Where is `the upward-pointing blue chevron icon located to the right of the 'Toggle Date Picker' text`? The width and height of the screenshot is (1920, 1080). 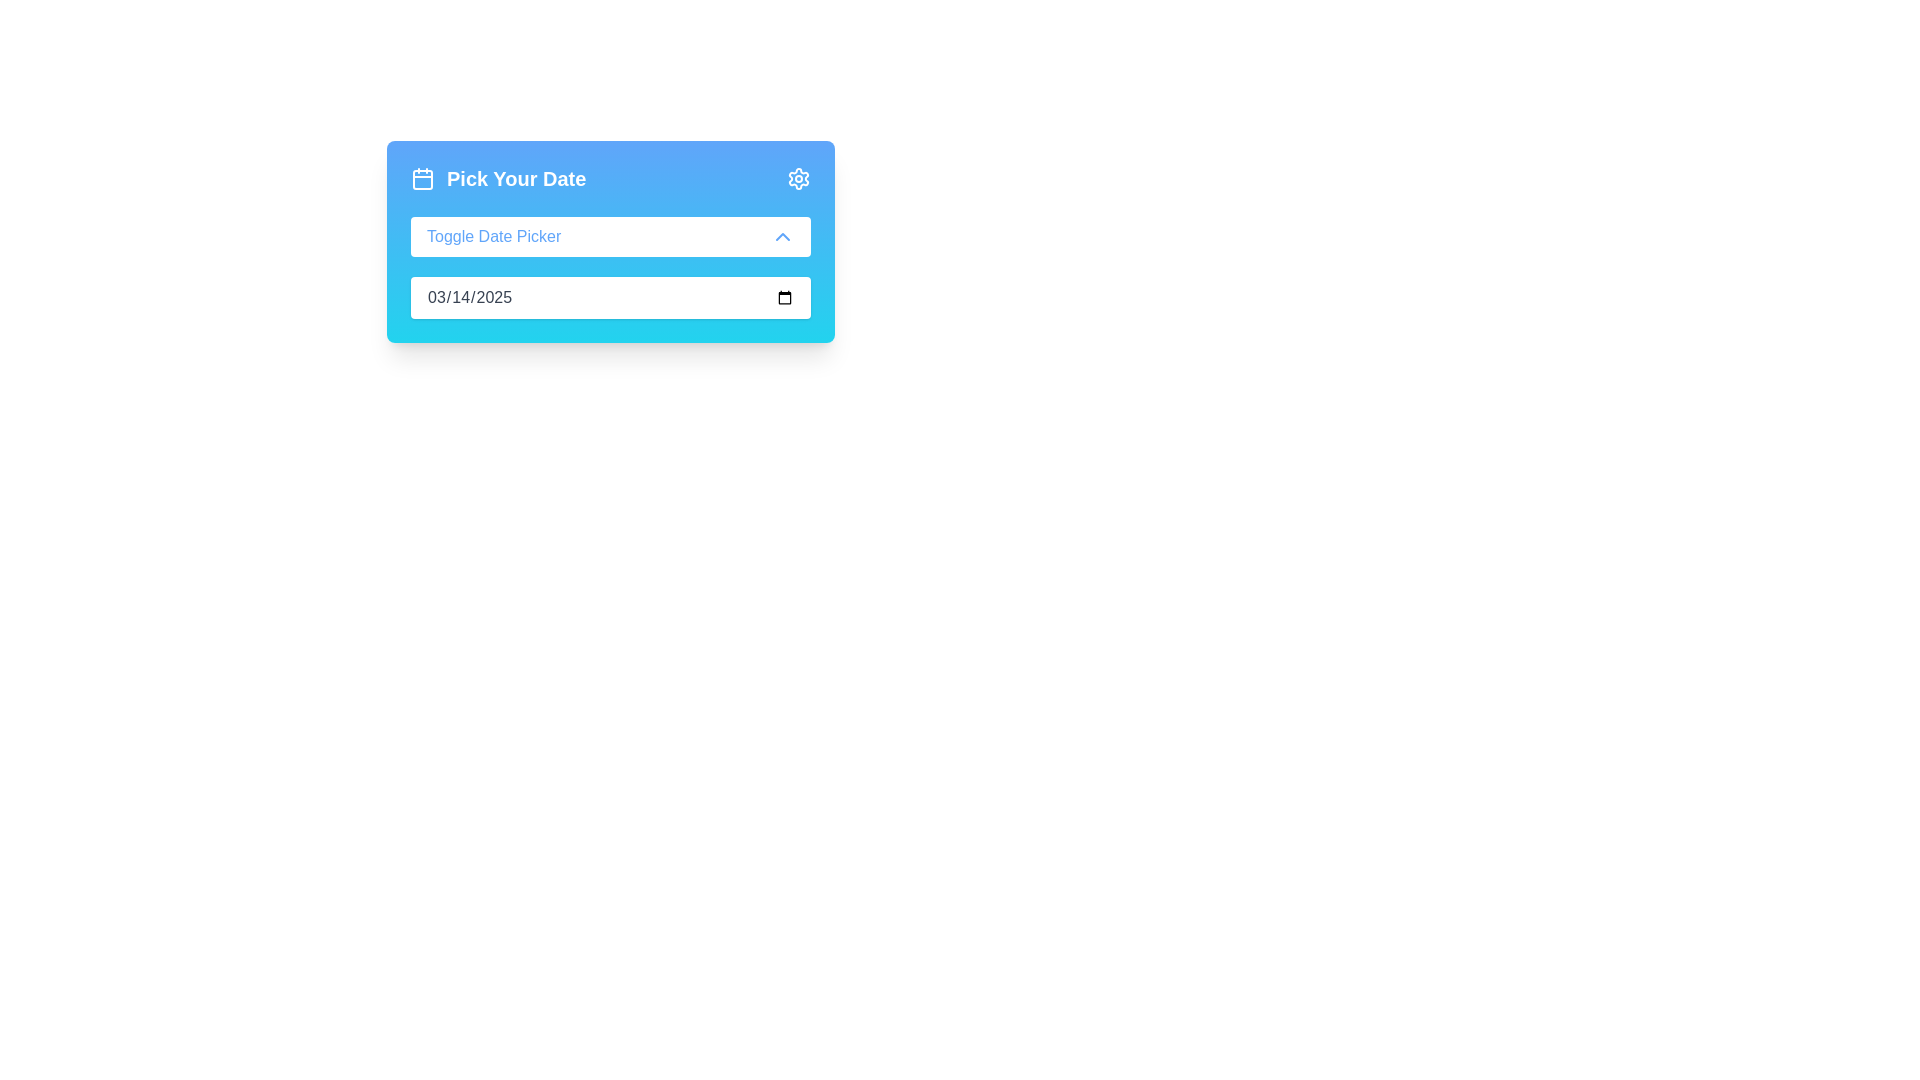
the upward-pointing blue chevron icon located to the right of the 'Toggle Date Picker' text is located at coordinates (781, 235).